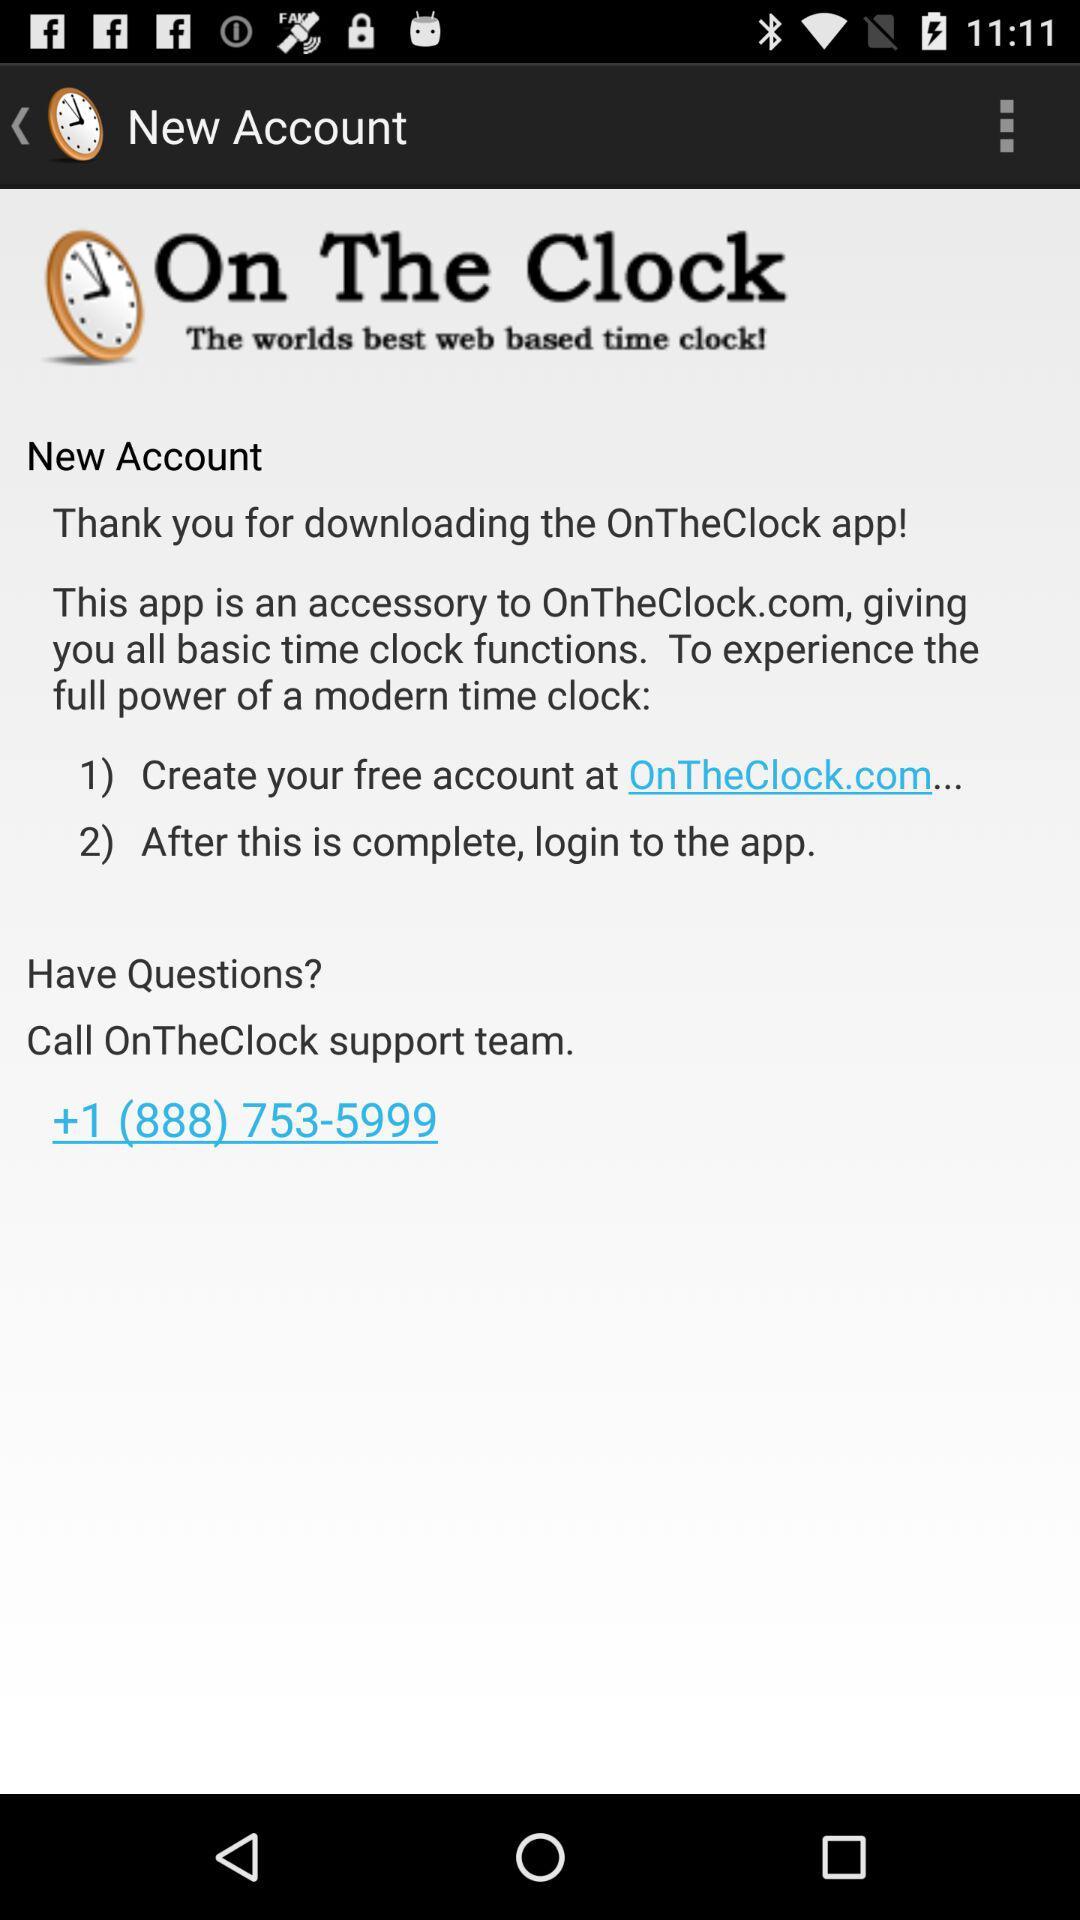  Describe the element at coordinates (173, 972) in the screenshot. I see `item below 2) item` at that location.